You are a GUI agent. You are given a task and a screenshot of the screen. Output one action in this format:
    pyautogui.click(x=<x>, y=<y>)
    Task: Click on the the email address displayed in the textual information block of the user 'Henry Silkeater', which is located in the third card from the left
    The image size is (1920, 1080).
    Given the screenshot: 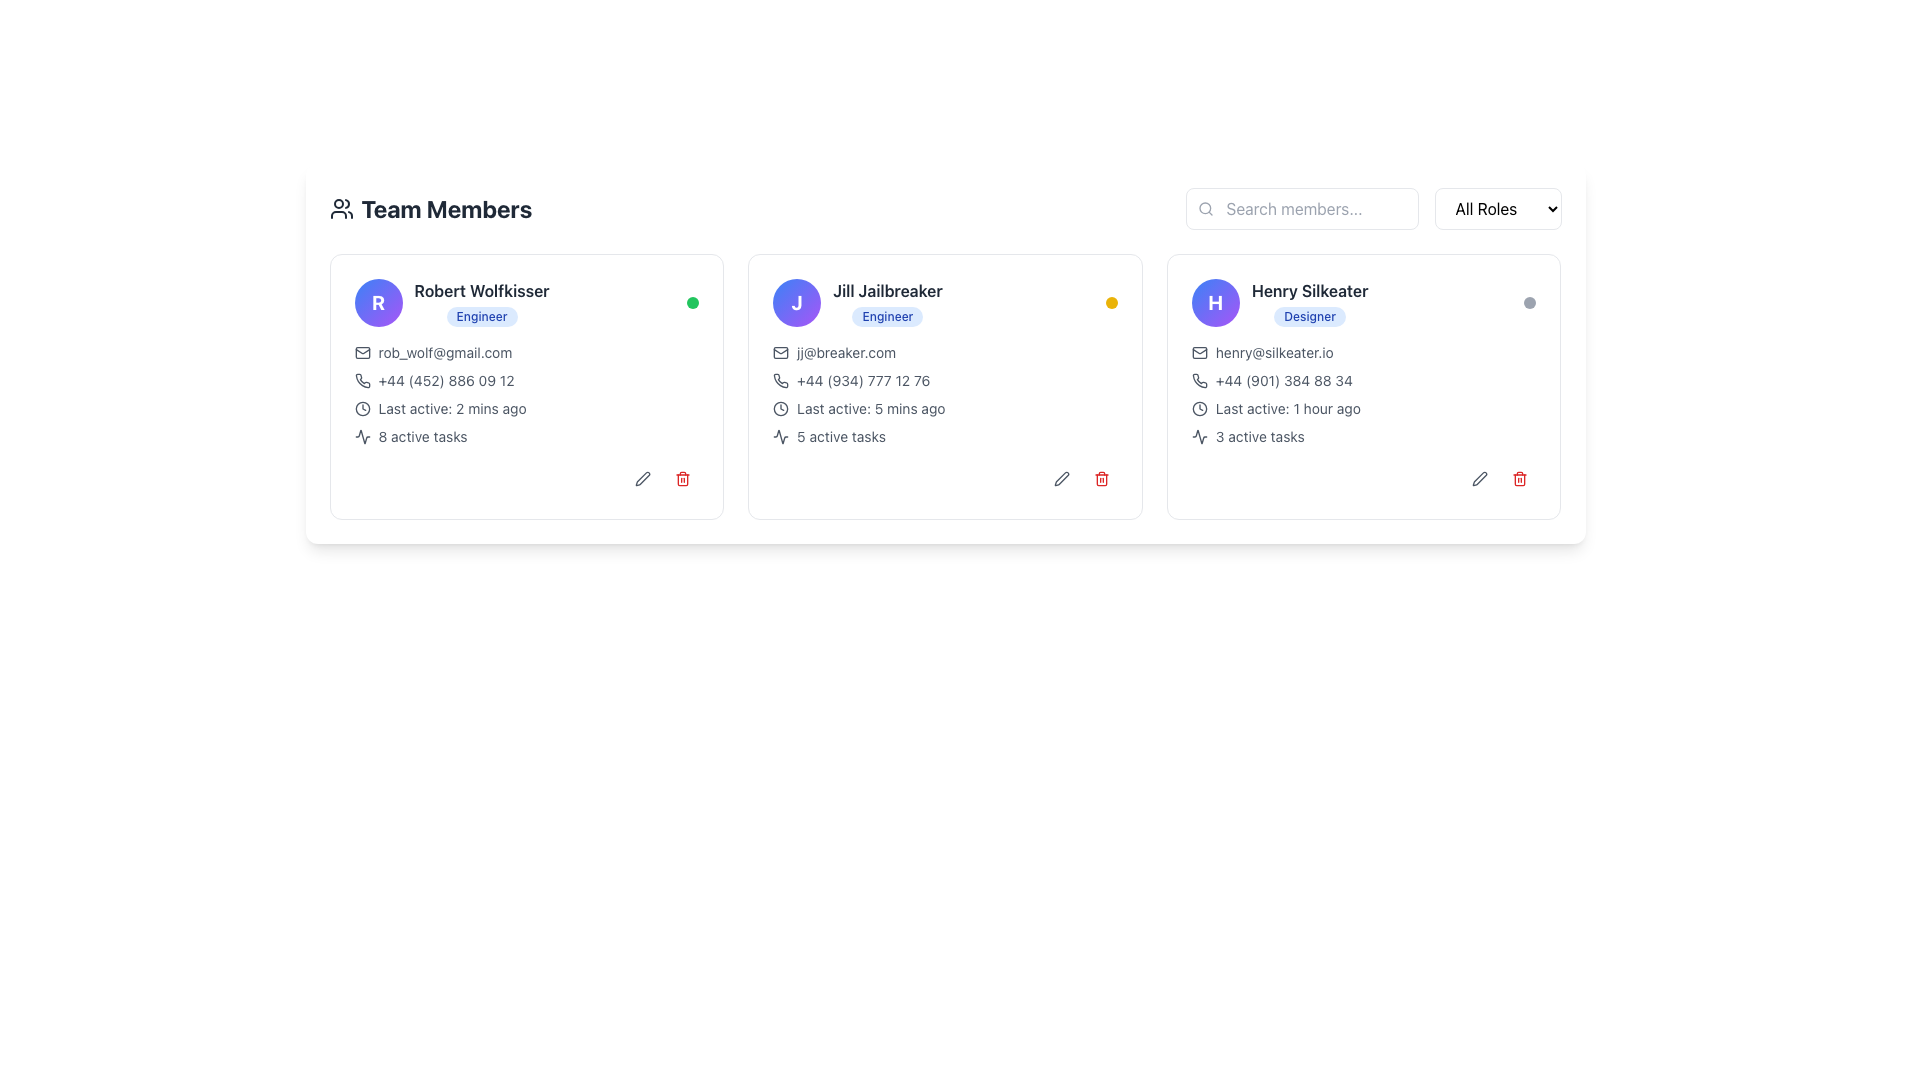 What is the action you would take?
    pyautogui.click(x=1363, y=394)
    